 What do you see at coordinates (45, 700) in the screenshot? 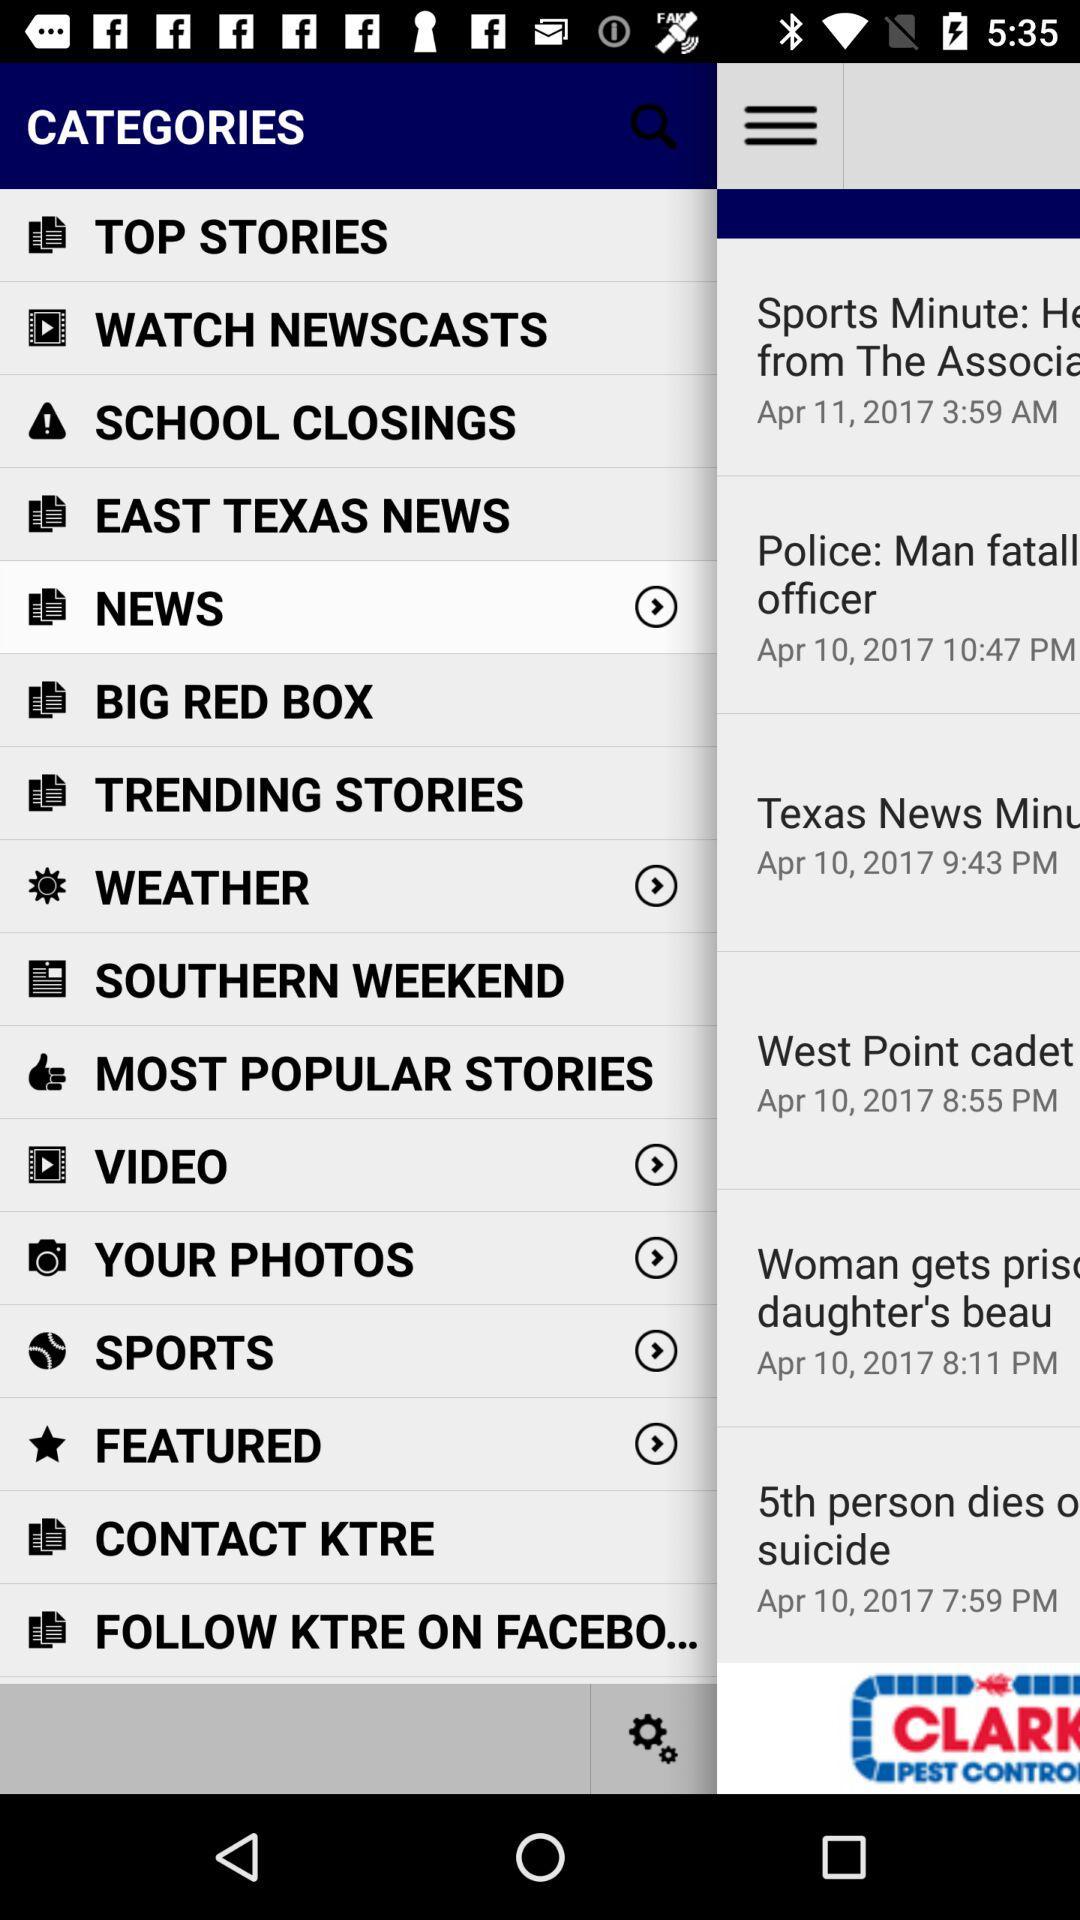
I see `icon left to the text big red box` at bounding box center [45, 700].